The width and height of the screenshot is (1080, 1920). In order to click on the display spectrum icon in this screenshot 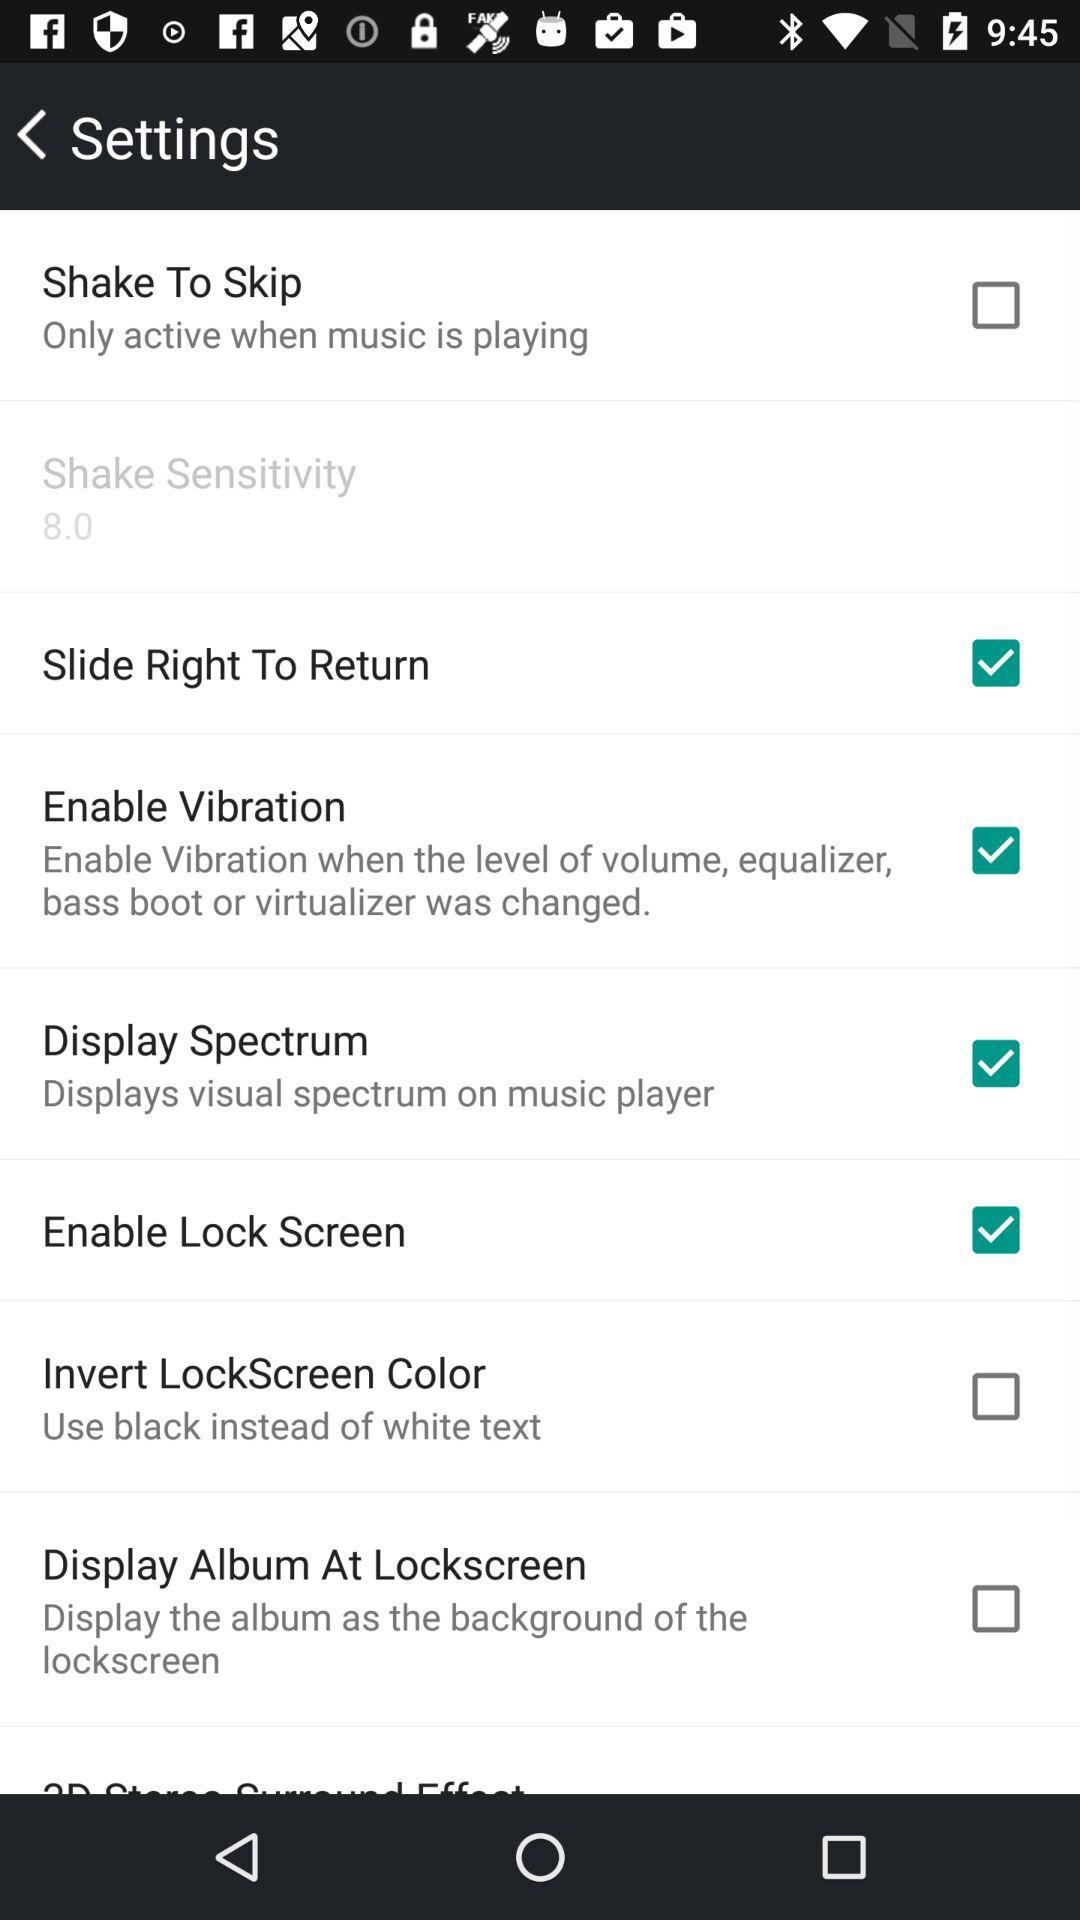, I will do `click(205, 1038)`.